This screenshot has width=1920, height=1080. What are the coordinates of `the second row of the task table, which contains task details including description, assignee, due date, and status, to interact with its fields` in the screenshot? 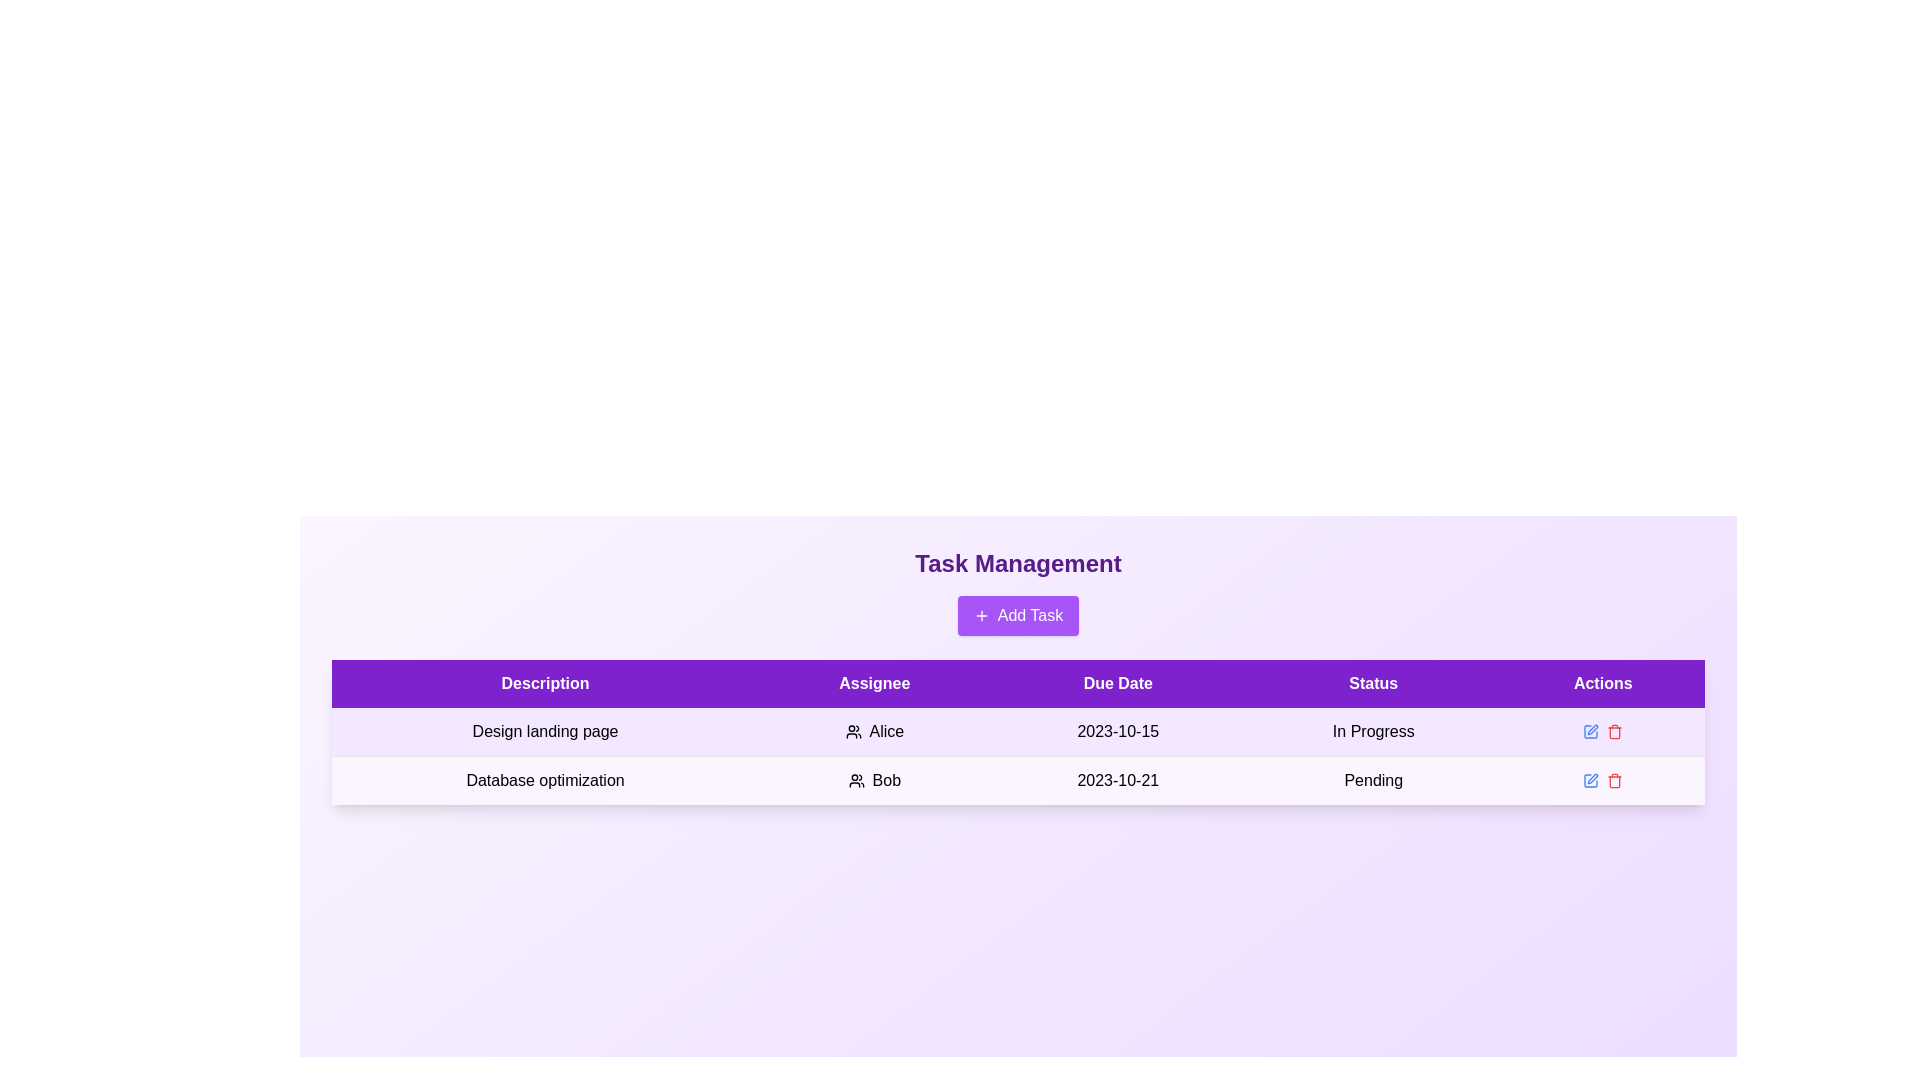 It's located at (1018, 779).